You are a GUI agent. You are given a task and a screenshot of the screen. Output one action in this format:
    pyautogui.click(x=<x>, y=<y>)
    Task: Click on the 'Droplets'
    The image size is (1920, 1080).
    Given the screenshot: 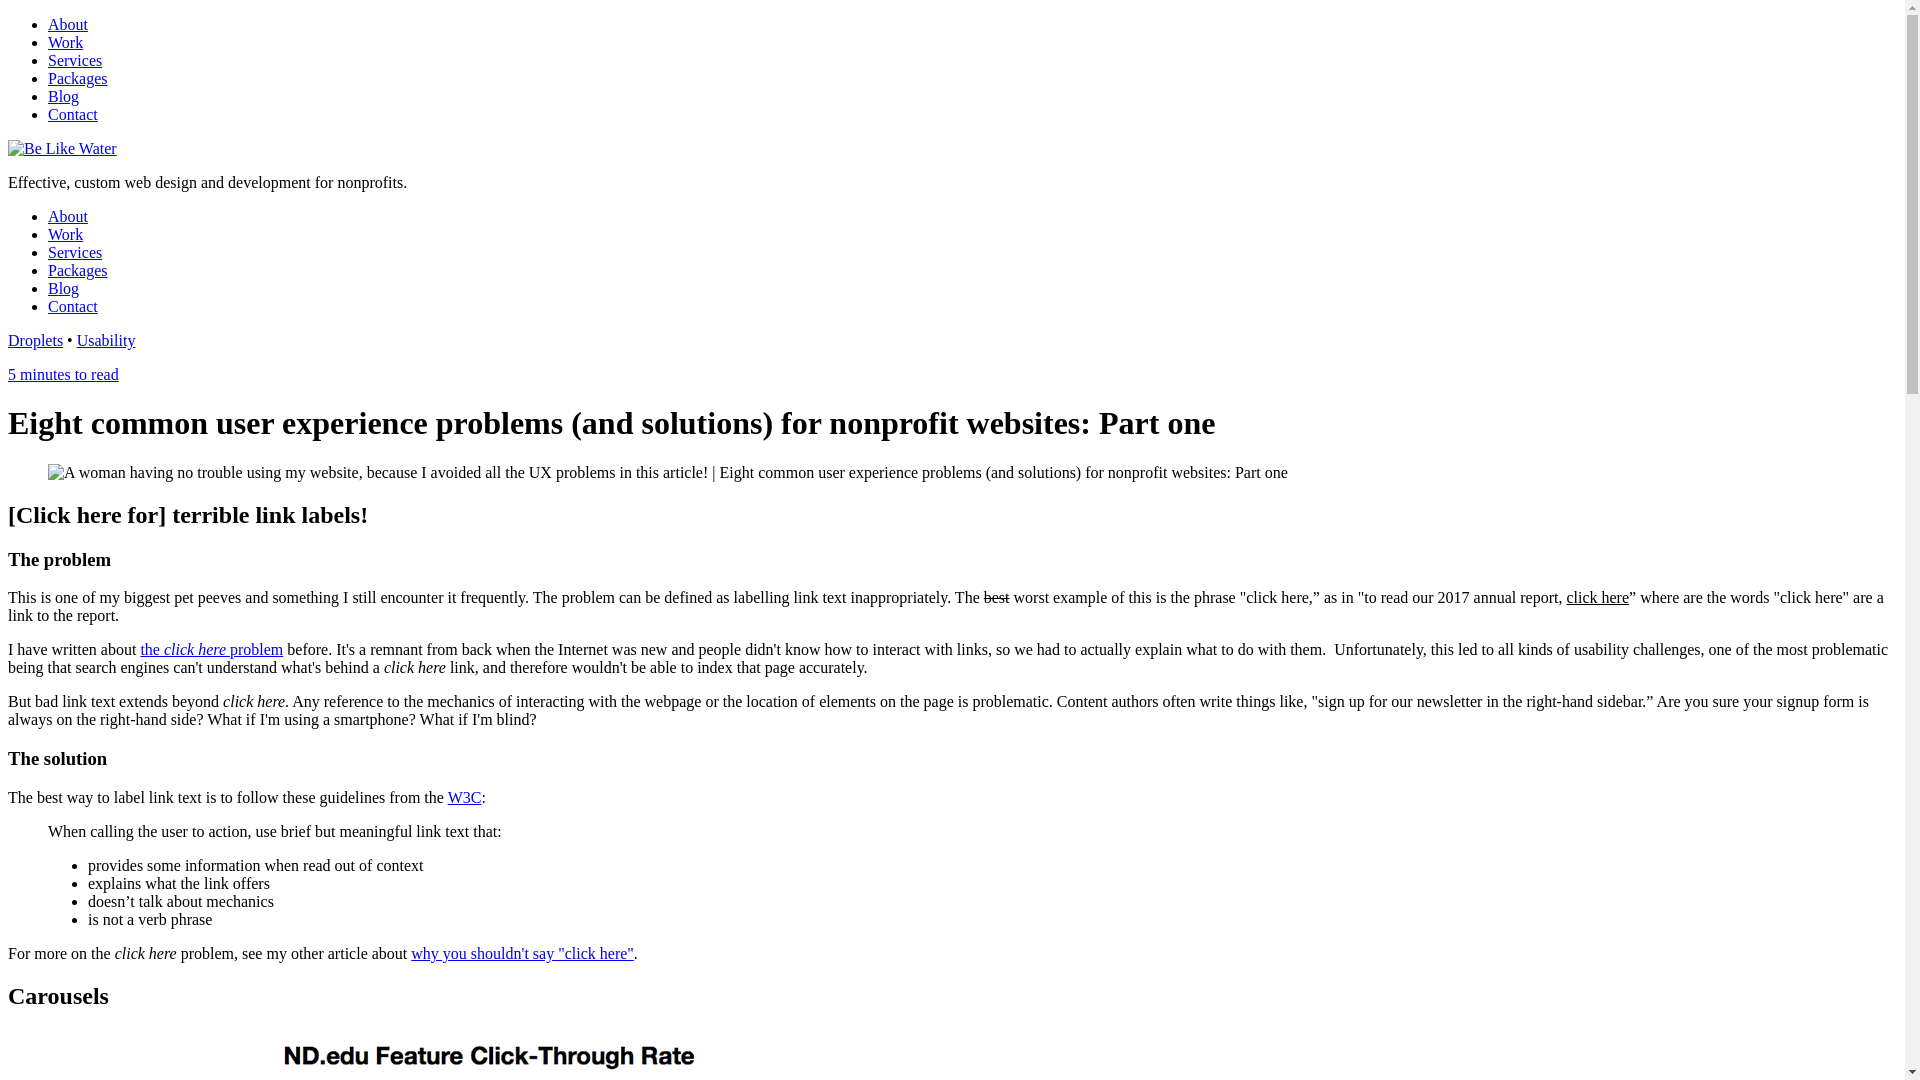 What is the action you would take?
    pyautogui.click(x=35, y=339)
    